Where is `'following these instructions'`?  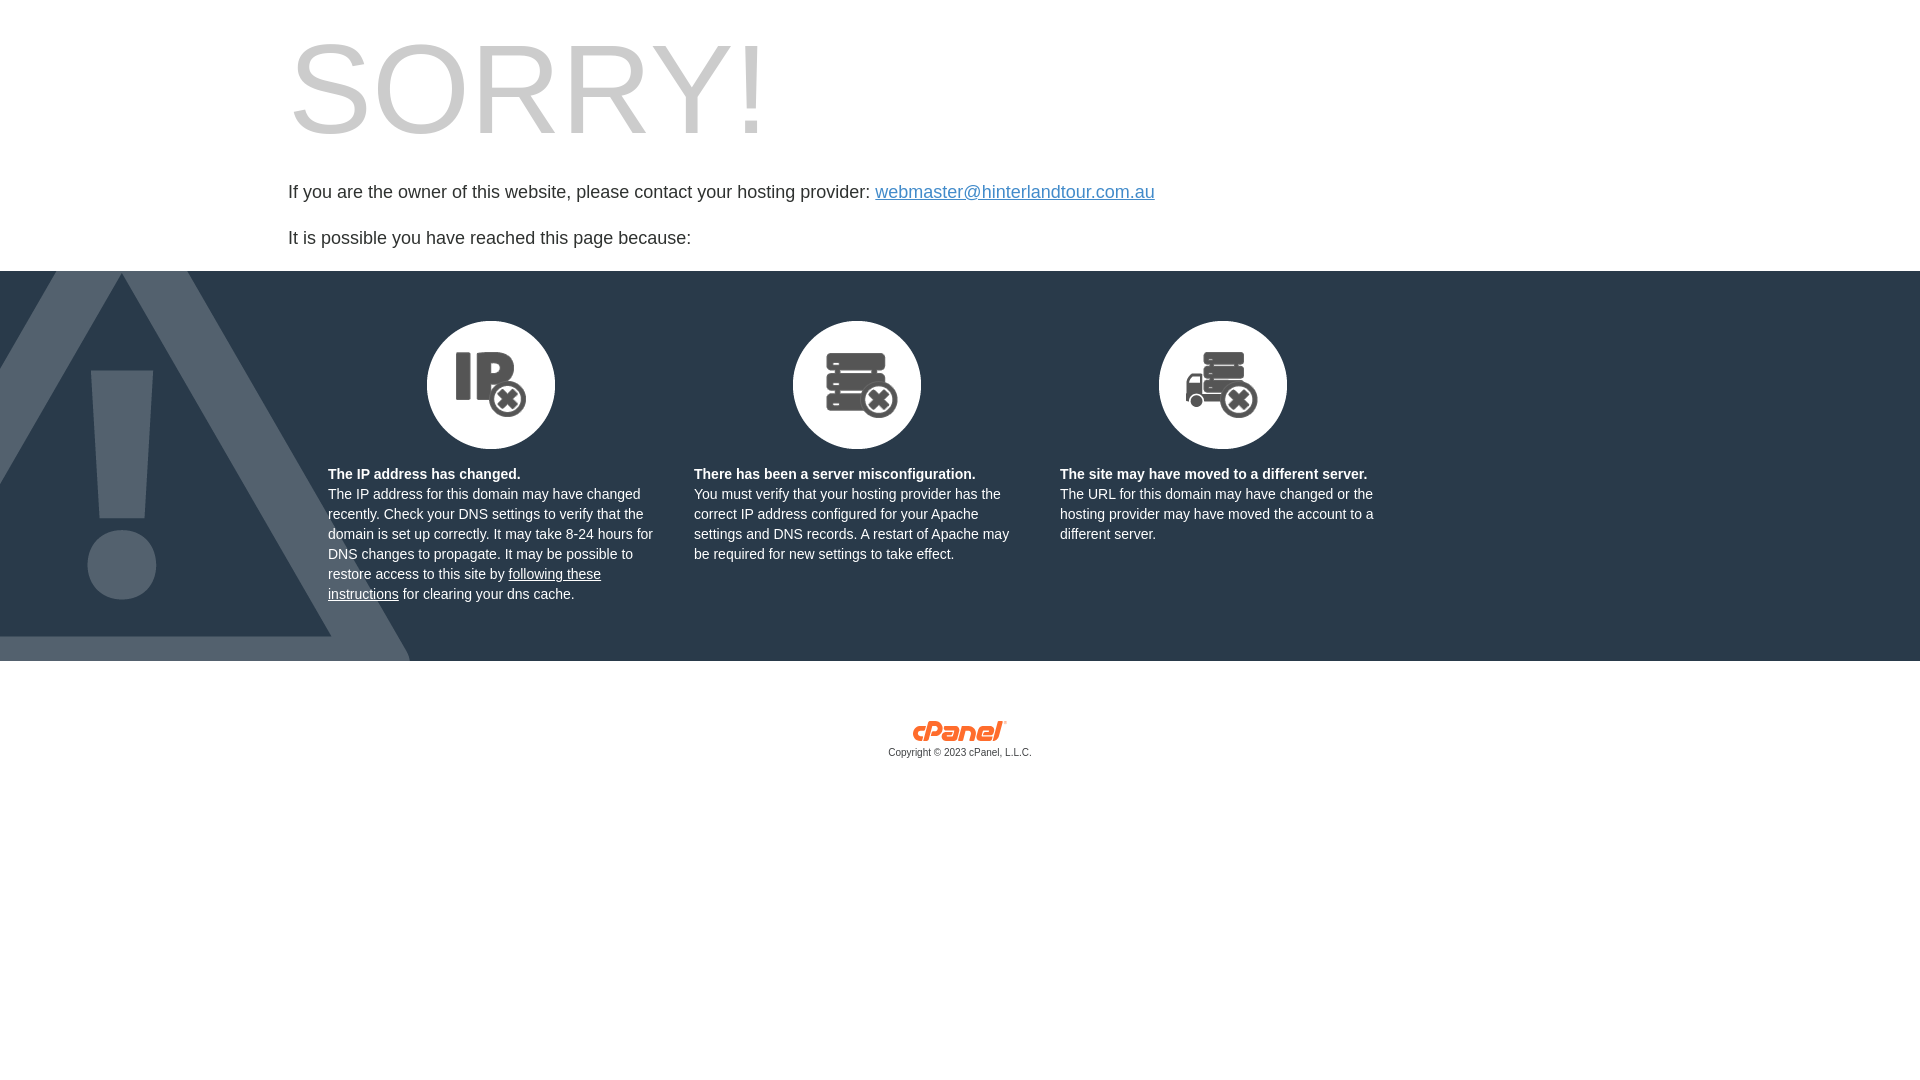 'following these instructions' is located at coordinates (327, 583).